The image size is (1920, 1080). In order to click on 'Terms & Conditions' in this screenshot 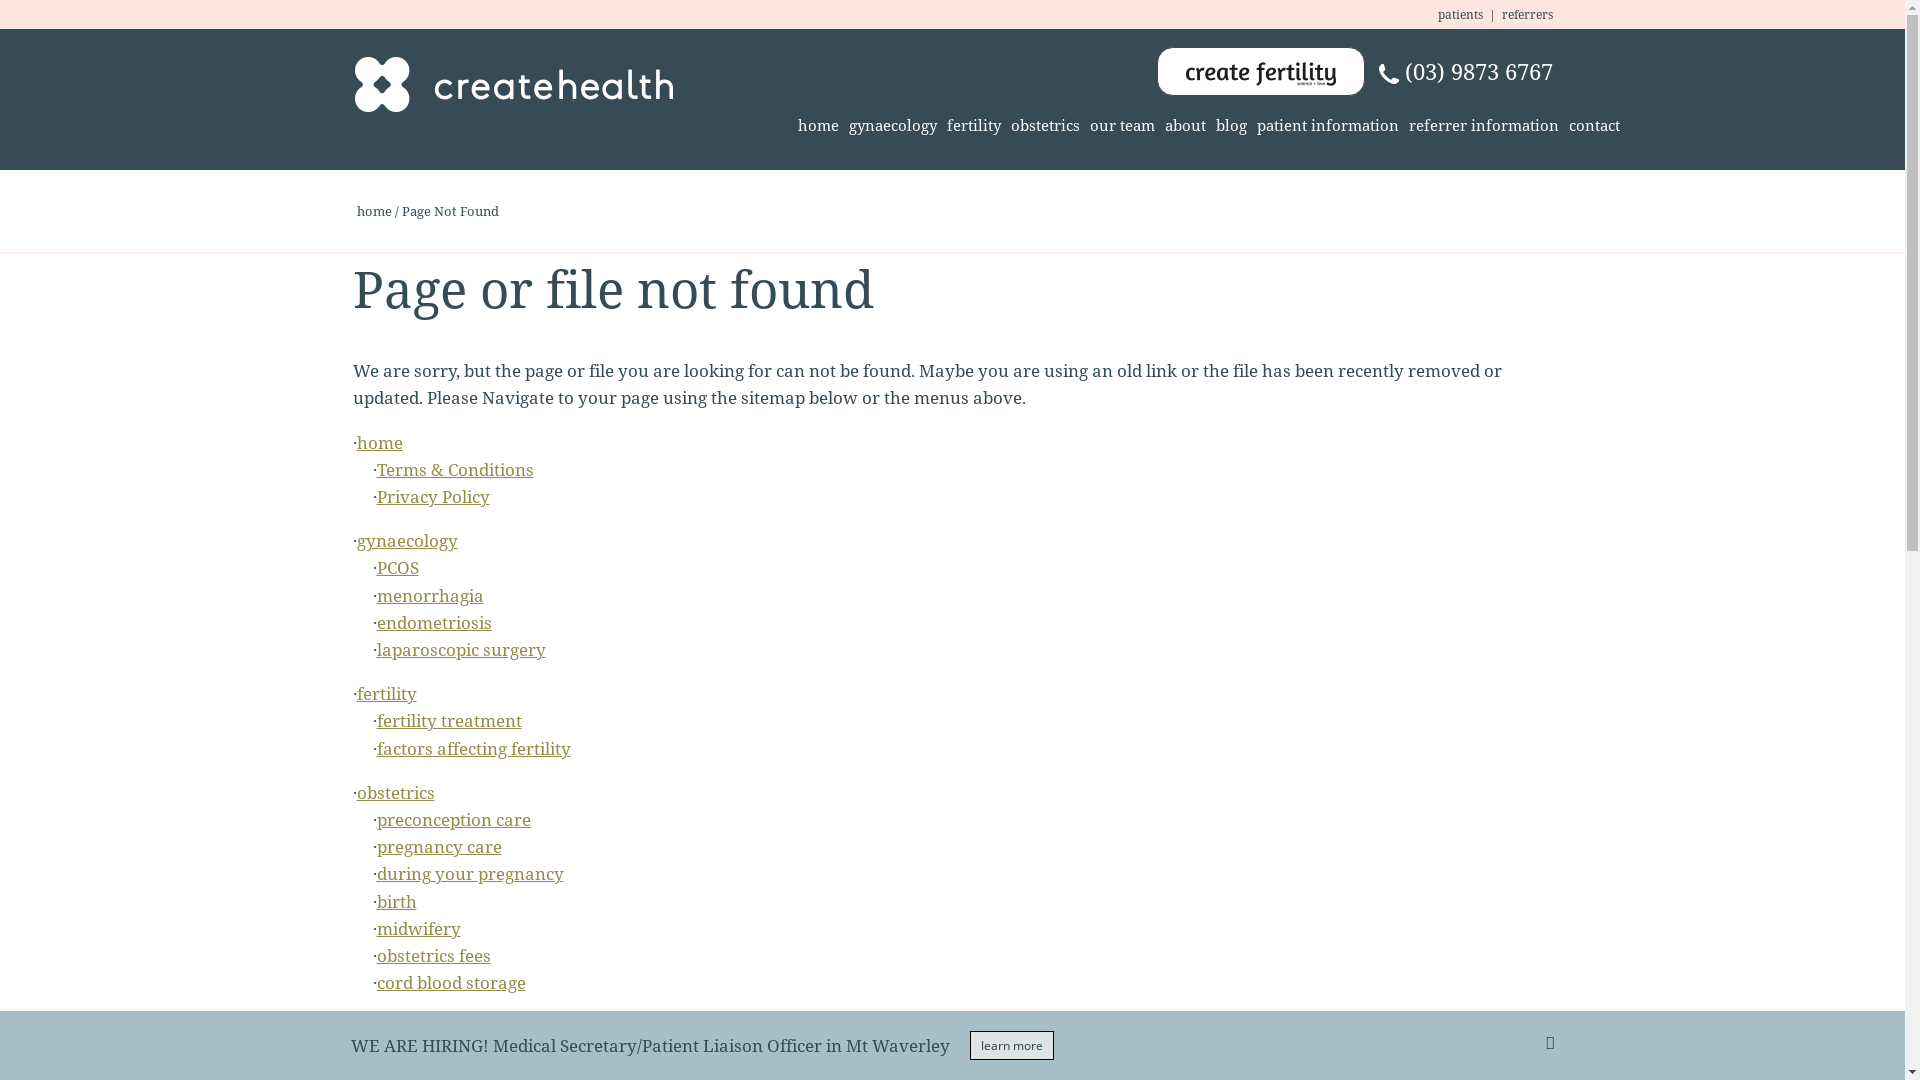, I will do `click(453, 469)`.